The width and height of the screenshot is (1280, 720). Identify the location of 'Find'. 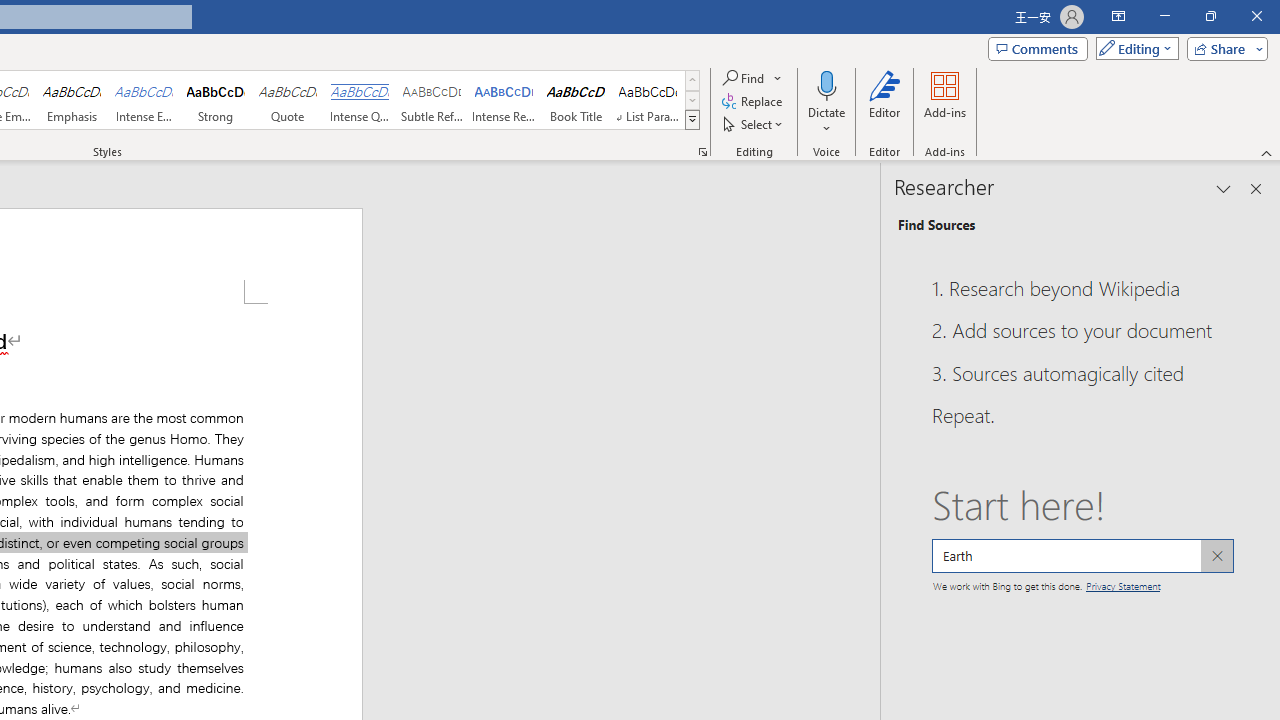
(743, 77).